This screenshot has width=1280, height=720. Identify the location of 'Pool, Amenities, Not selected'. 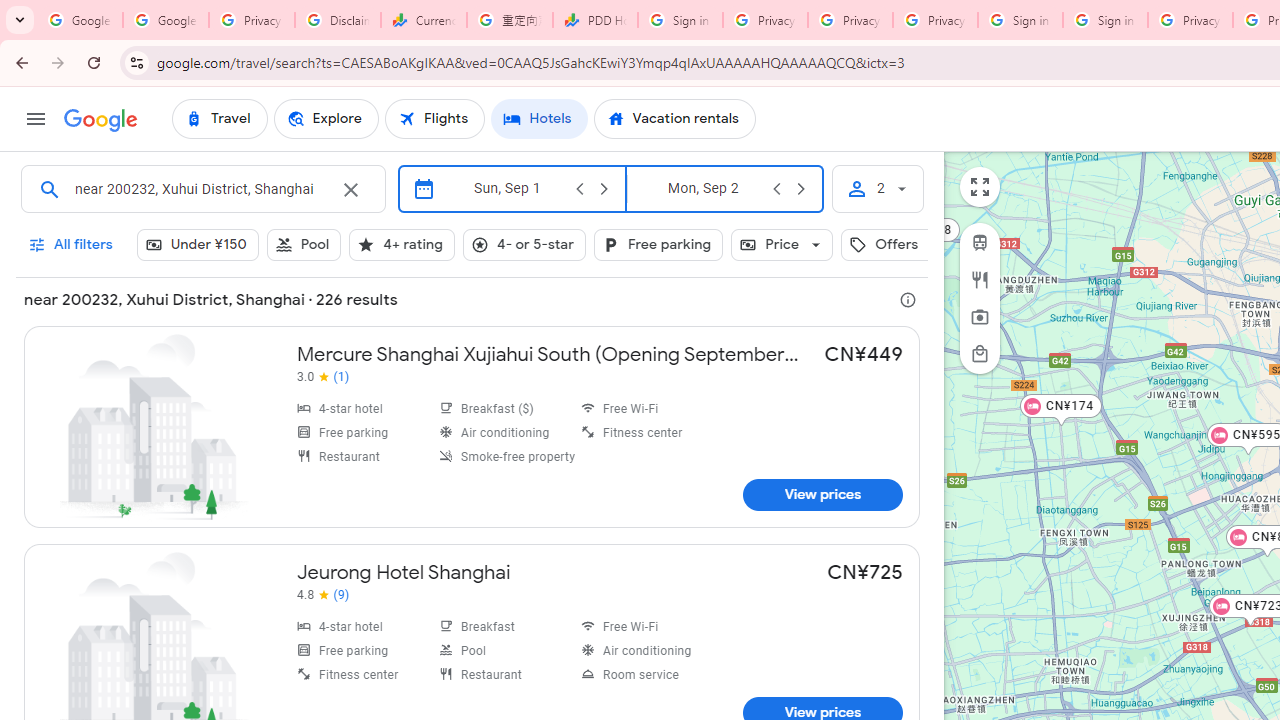
(303, 243).